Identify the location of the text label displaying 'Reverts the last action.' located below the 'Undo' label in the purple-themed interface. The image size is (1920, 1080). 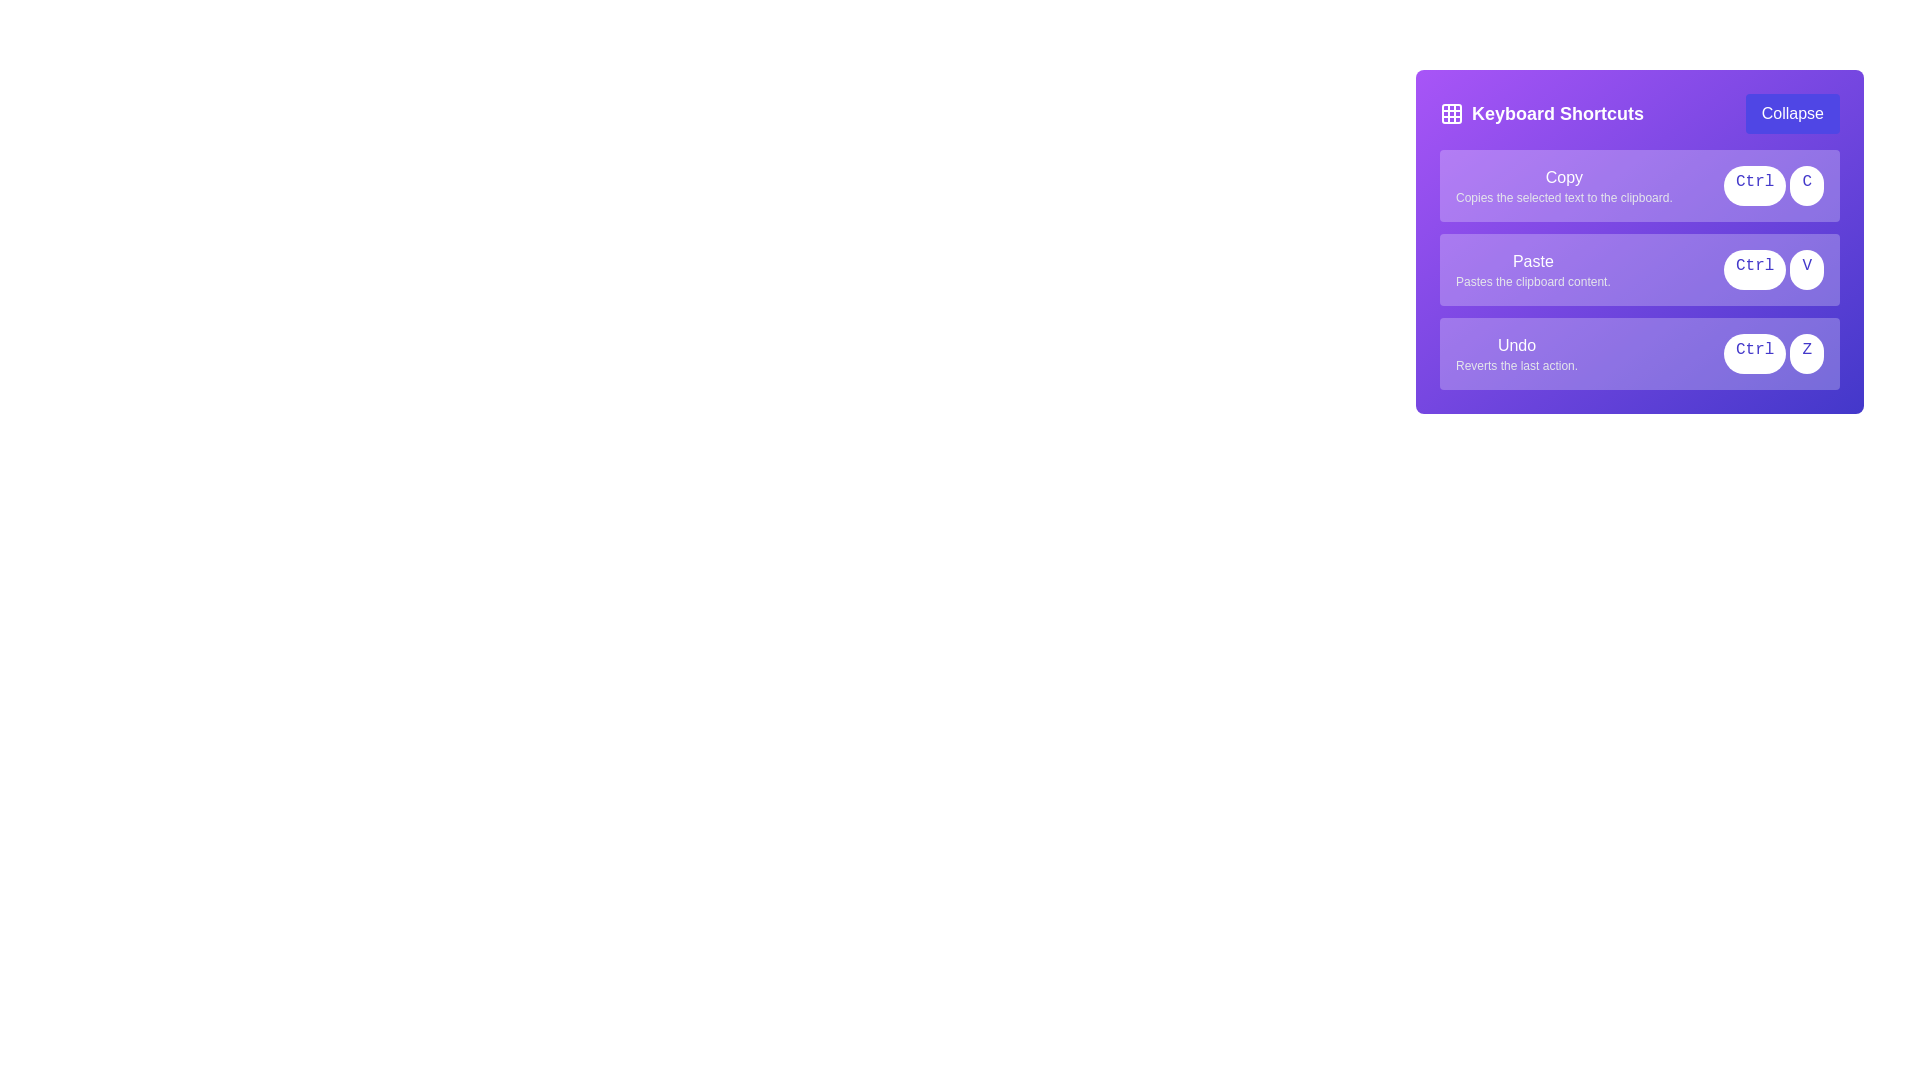
(1516, 366).